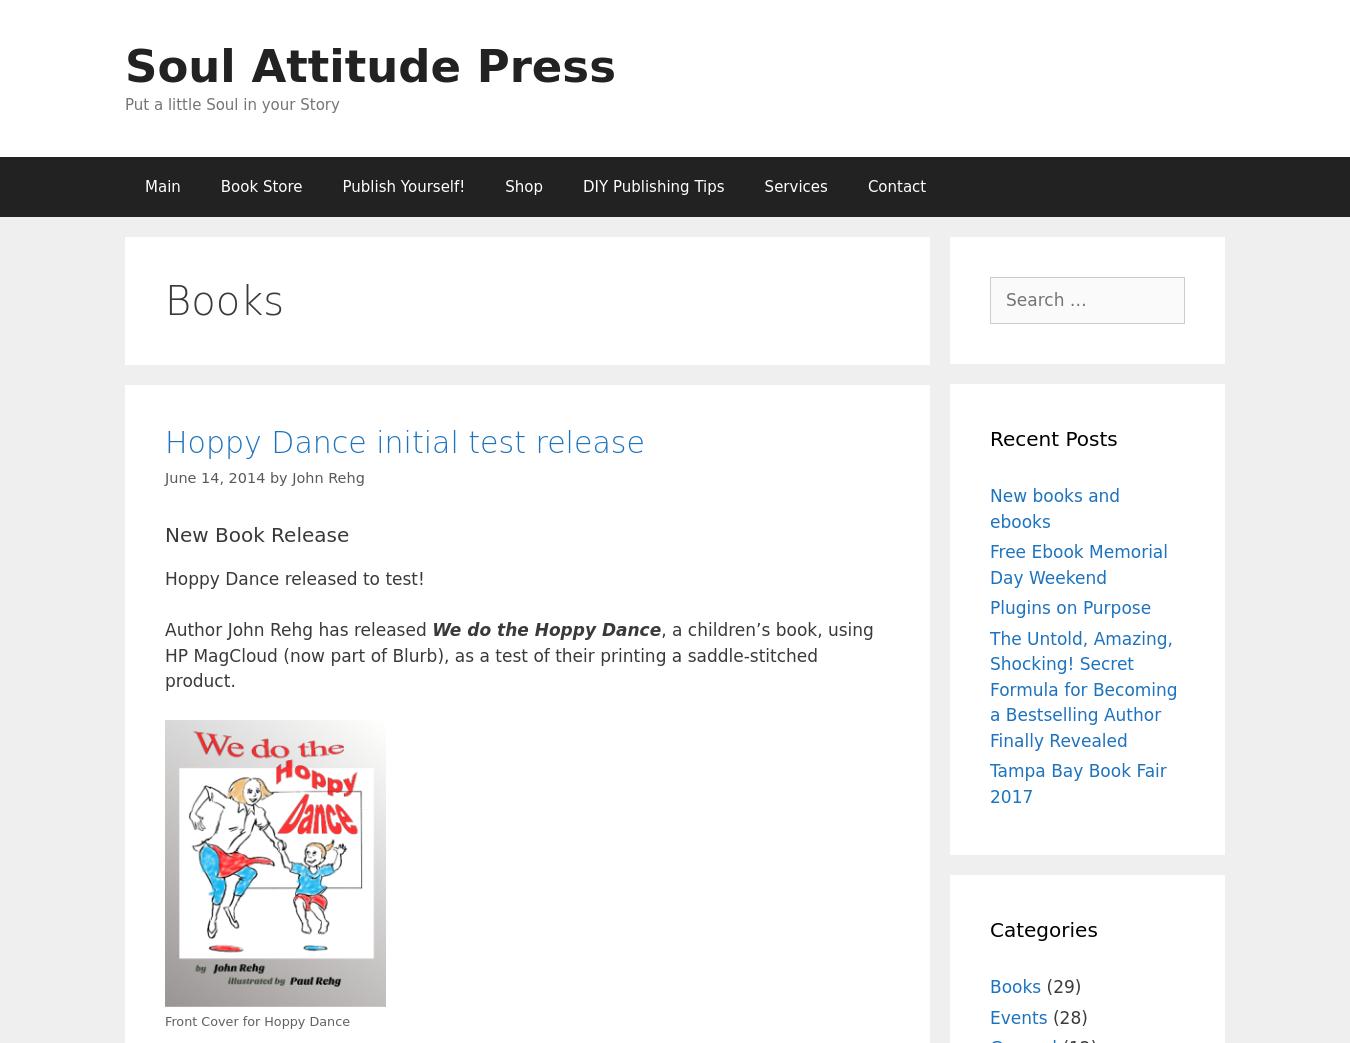  Describe the element at coordinates (215, 475) in the screenshot. I see `'June 14, 2014'` at that location.